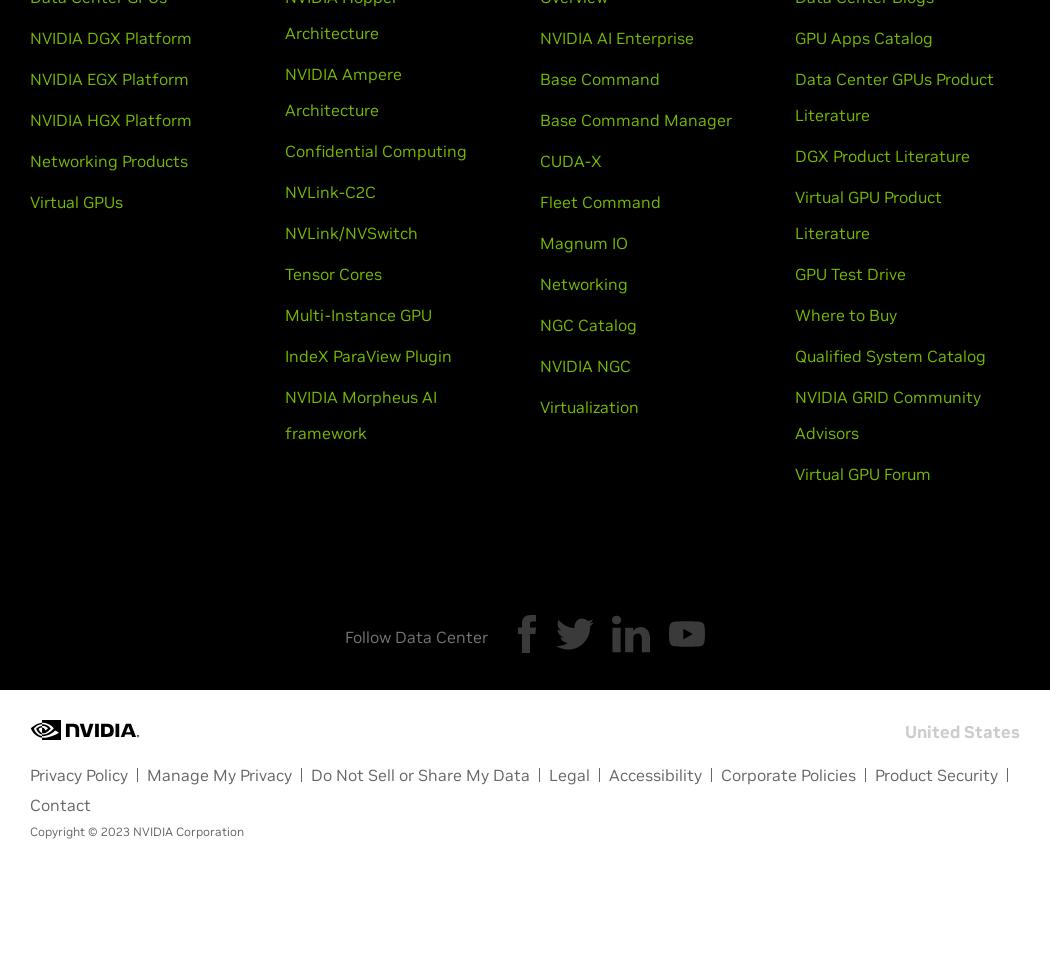 This screenshot has width=1050, height=976. Describe the element at coordinates (568, 775) in the screenshot. I see `'Legal'` at that location.